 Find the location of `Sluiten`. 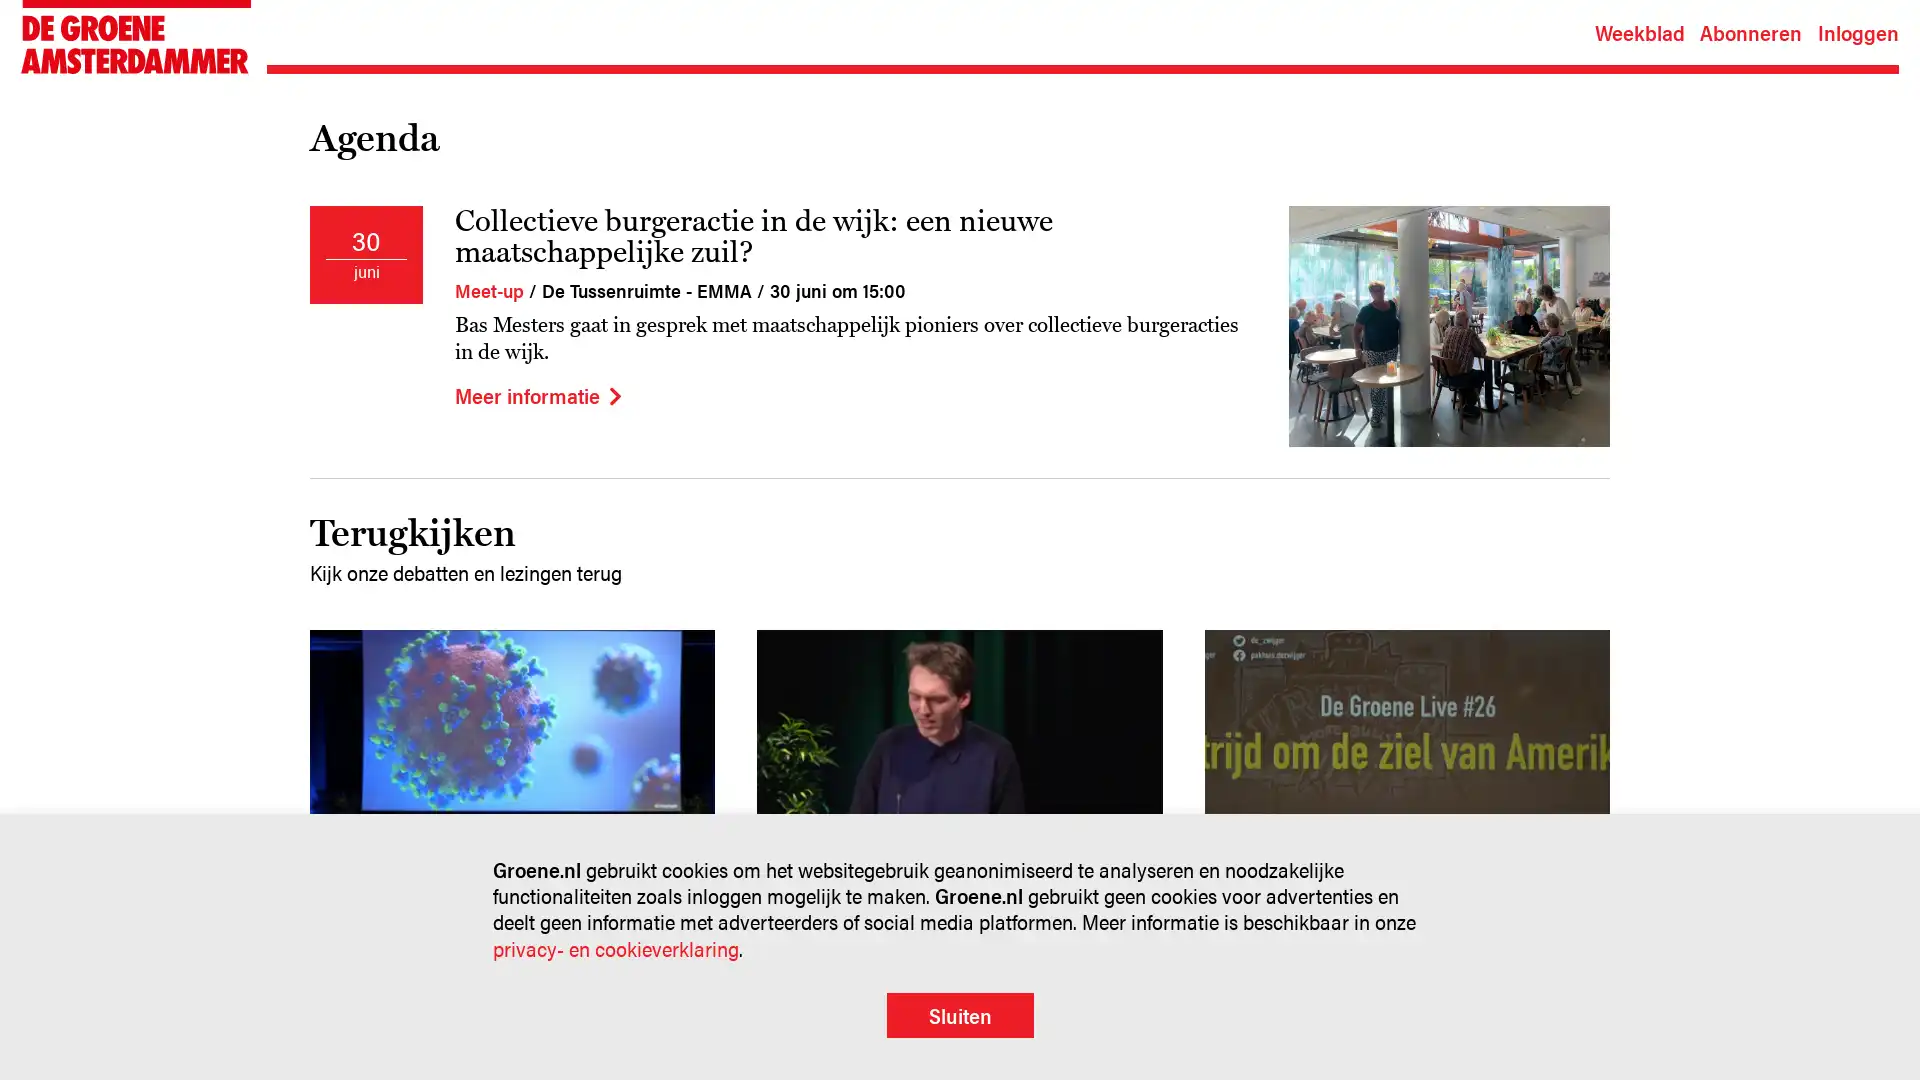

Sluiten is located at coordinates (958, 1014).